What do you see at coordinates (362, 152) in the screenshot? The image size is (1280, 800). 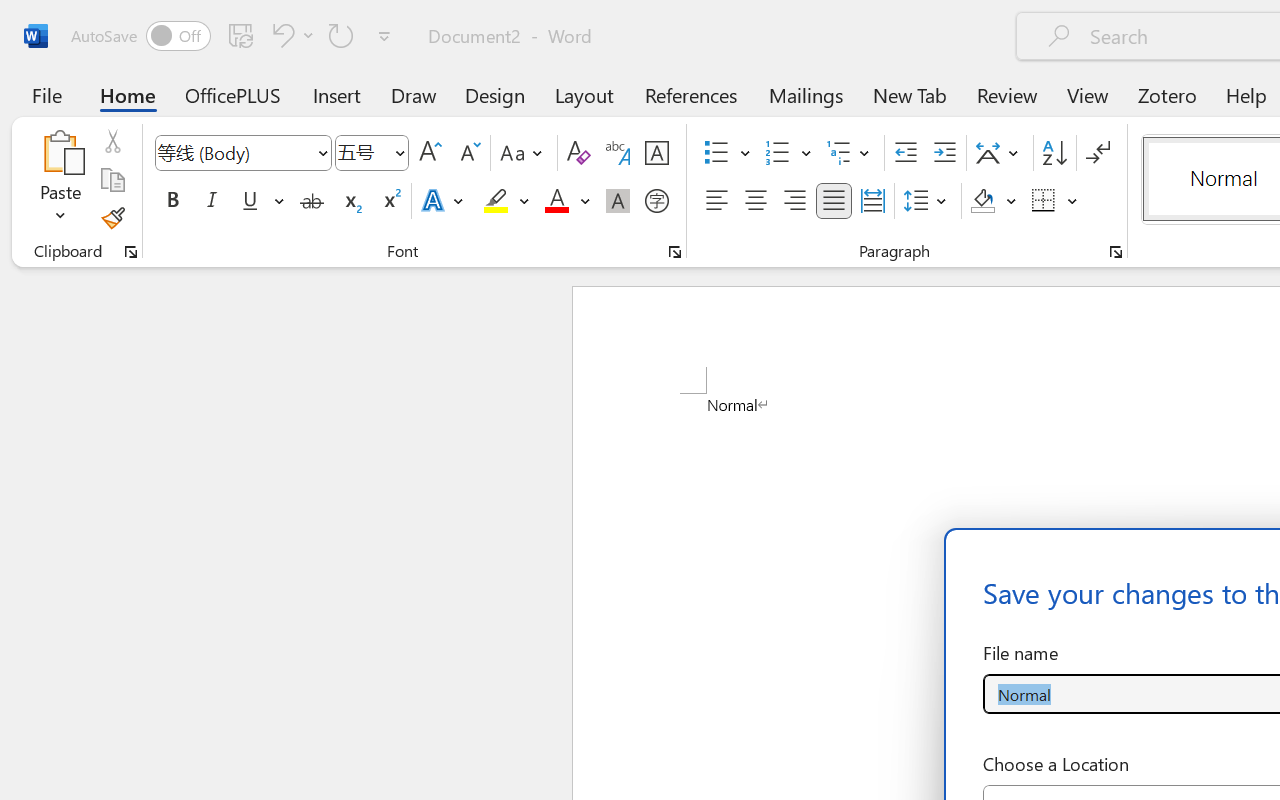 I see `'Font Size'` at bounding box center [362, 152].